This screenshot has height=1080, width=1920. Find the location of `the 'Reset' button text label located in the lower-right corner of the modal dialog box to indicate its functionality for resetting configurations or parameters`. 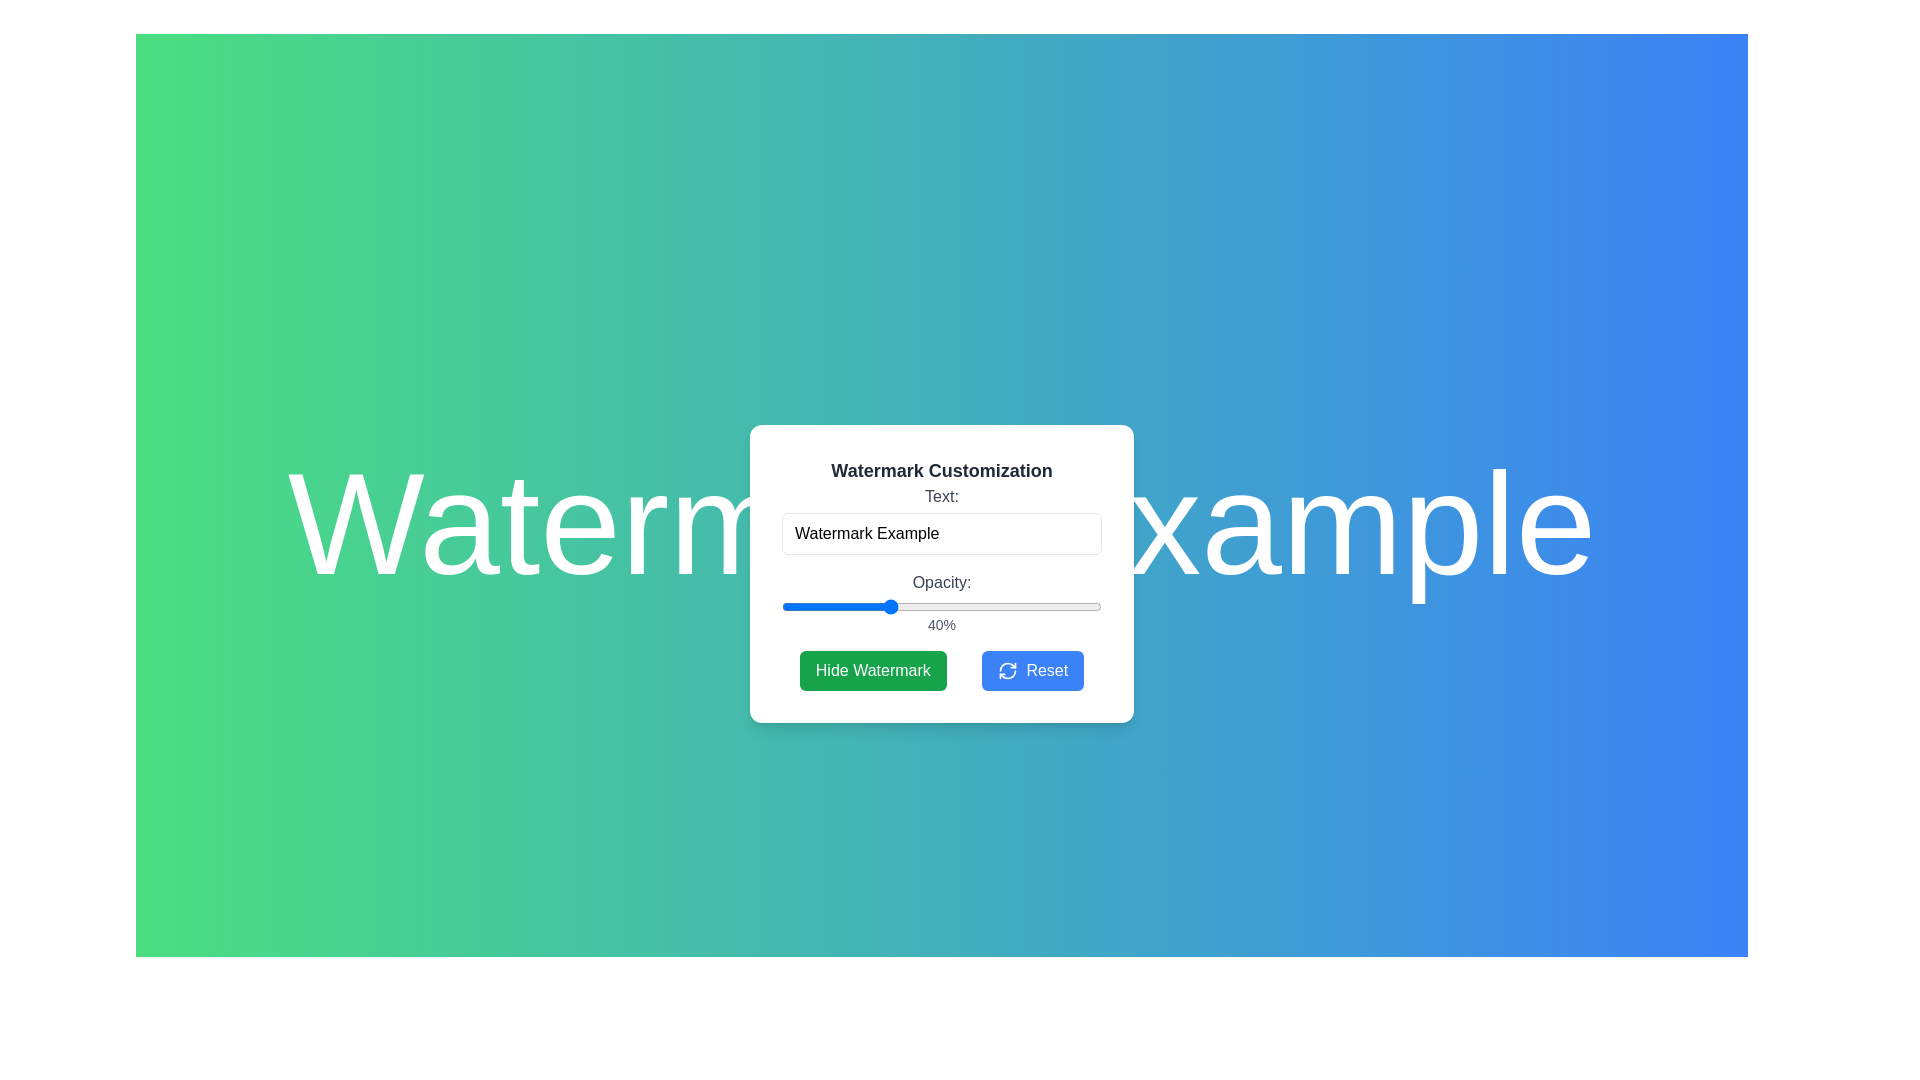

the 'Reset' button text label located in the lower-right corner of the modal dialog box to indicate its functionality for resetting configurations or parameters is located at coordinates (1046, 671).